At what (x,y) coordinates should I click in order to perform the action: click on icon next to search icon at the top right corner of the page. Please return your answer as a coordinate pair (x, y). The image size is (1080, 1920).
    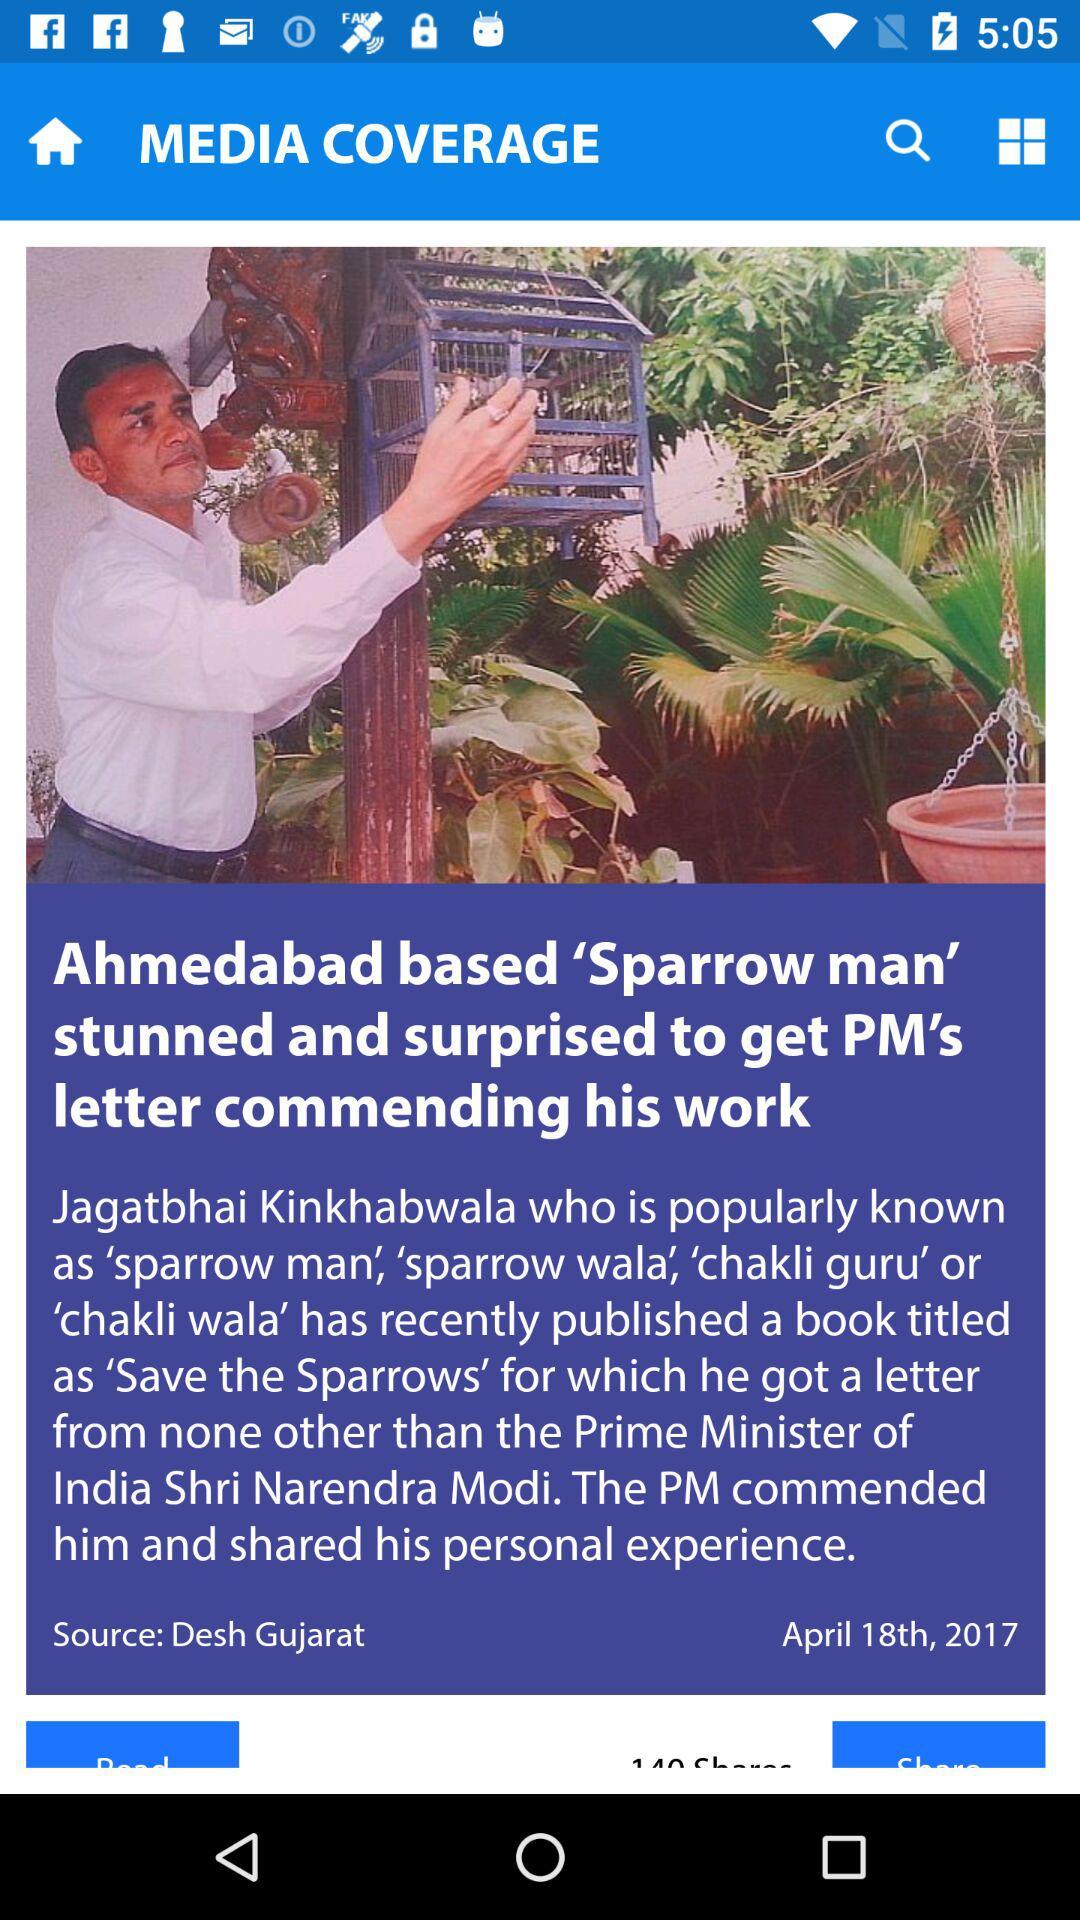
    Looking at the image, I should click on (1022, 140).